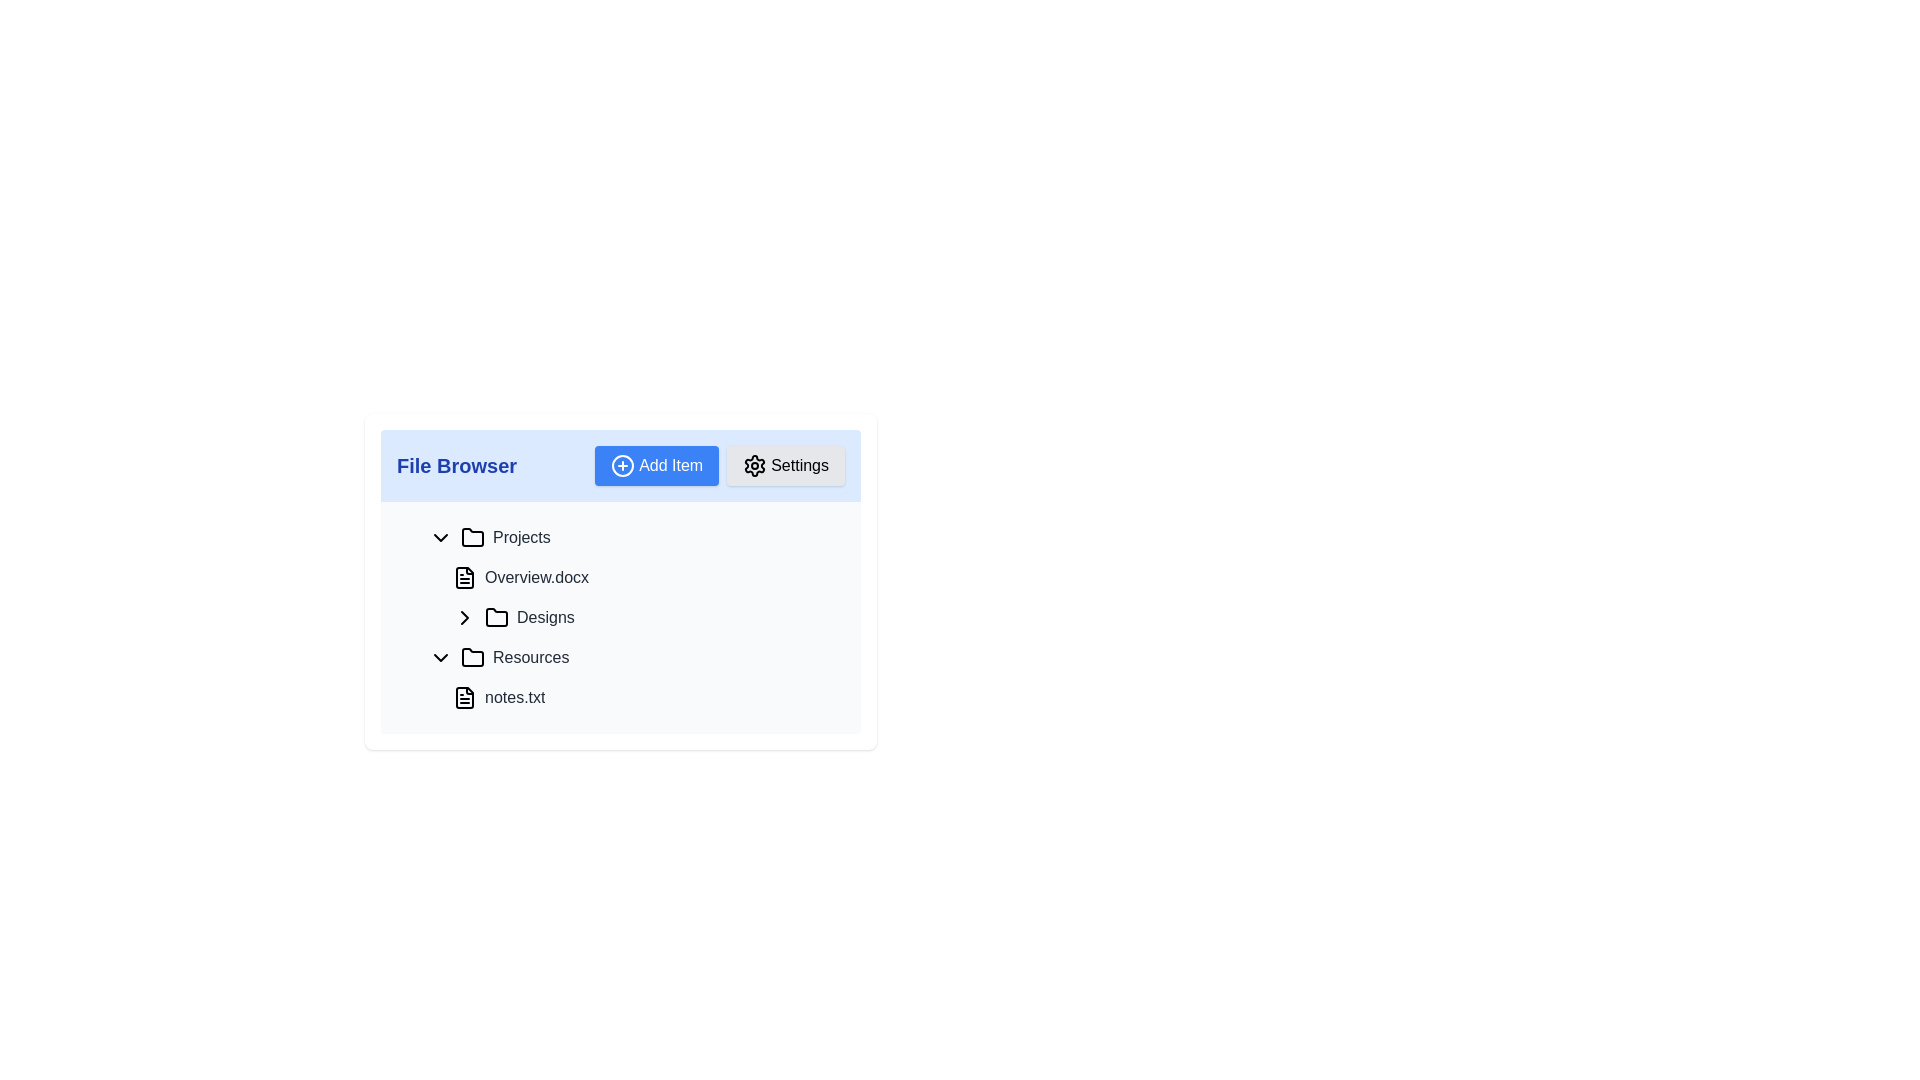 This screenshot has height=1080, width=1920. What do you see at coordinates (497, 616) in the screenshot?
I see `the decorative folder icon located to the left of the 'Designs' item label in the file browsing section` at bounding box center [497, 616].